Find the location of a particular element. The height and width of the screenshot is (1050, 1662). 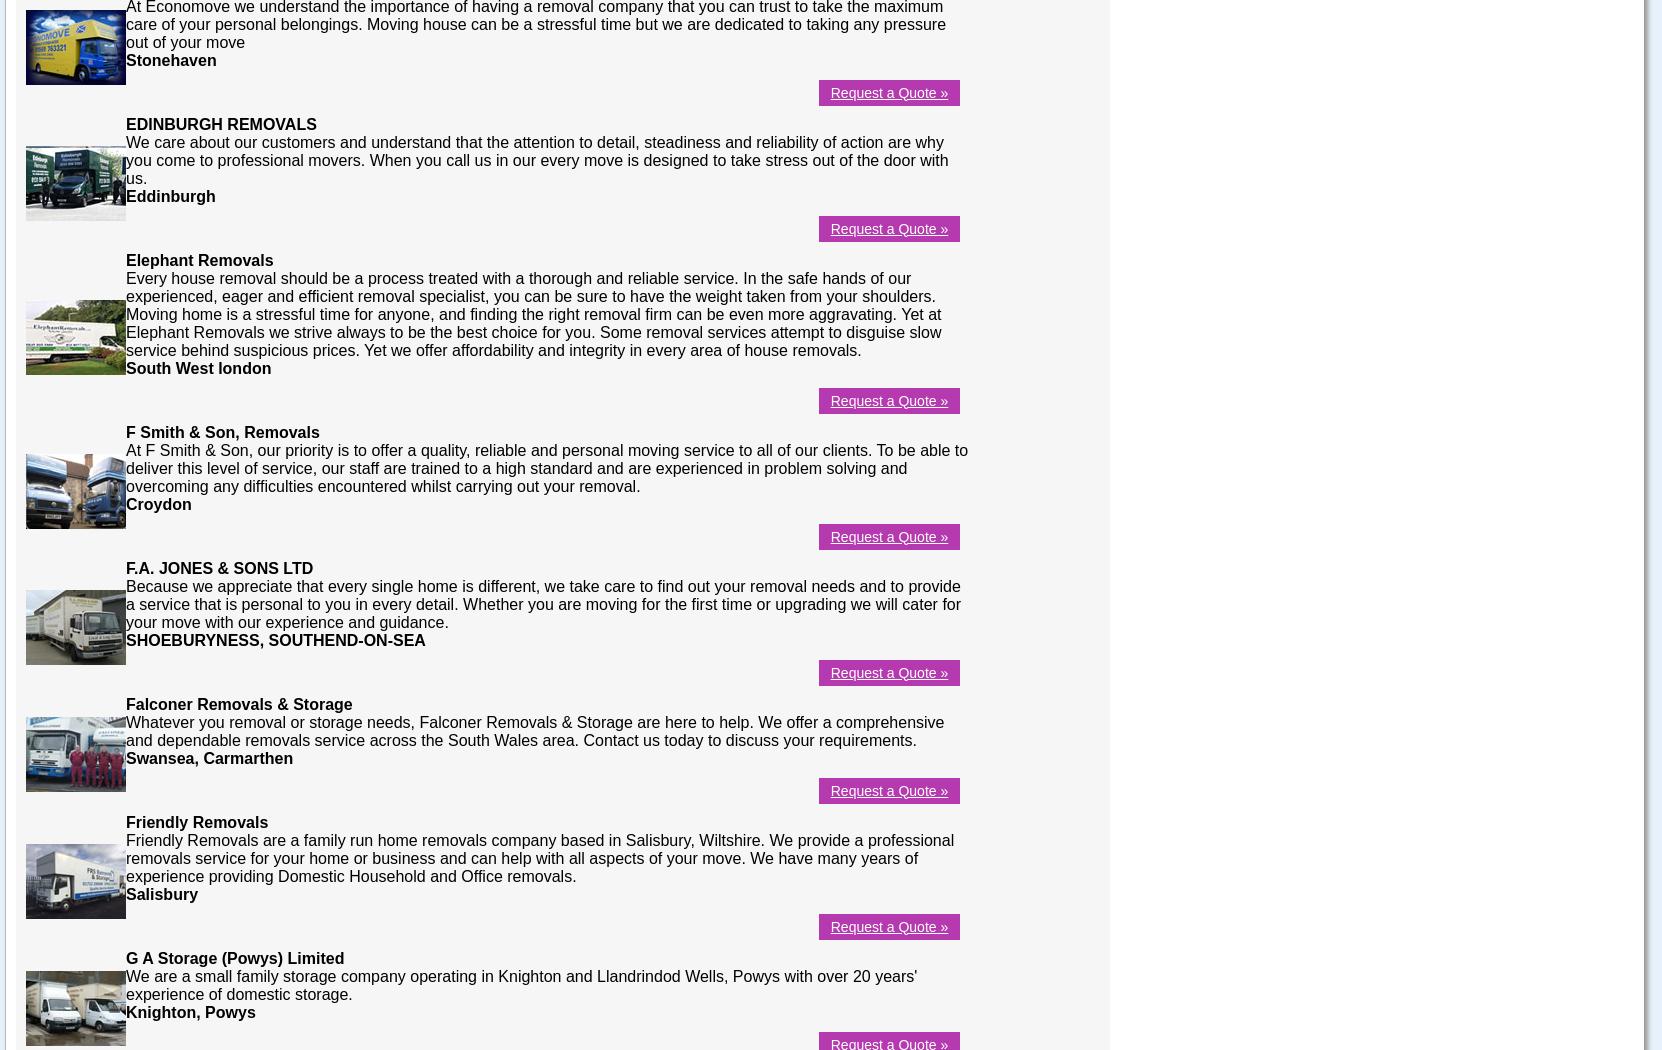

'Friendly Removals are a family run home removals company based in Salisbury, Wiltshire. We provide a professional removals service for your home or business and can help with all aspects of your move. We have many years of experience providing Domestic Household and Office removals.' is located at coordinates (125, 857).